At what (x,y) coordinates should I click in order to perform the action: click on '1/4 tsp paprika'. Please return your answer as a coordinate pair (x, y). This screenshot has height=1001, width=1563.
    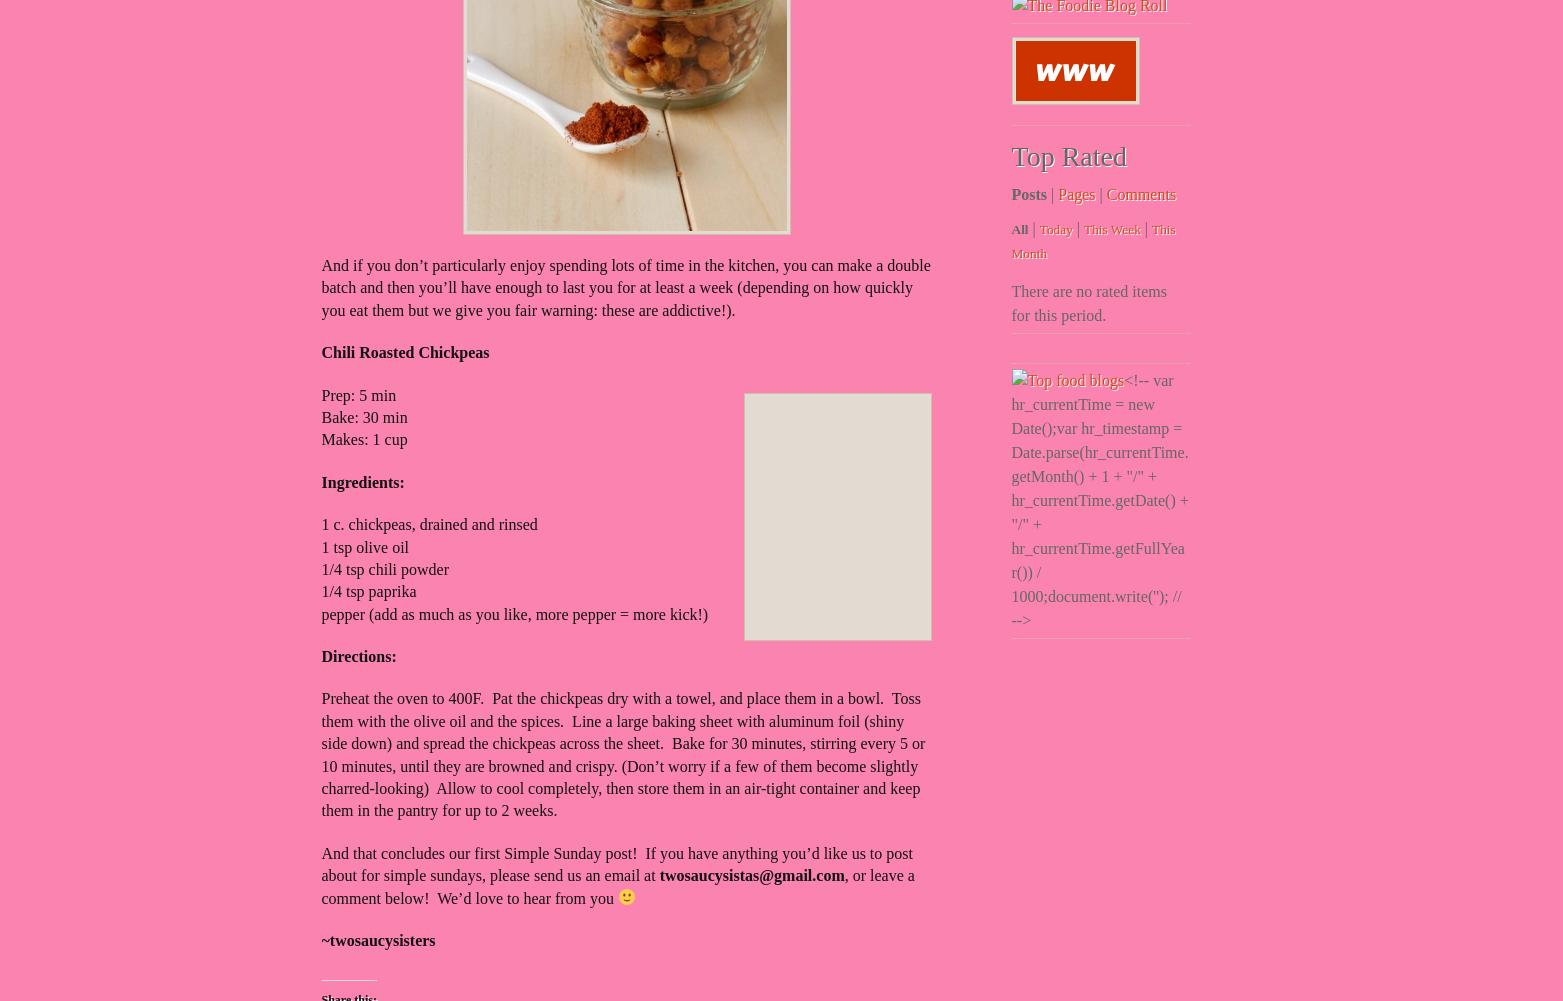
    Looking at the image, I should click on (368, 591).